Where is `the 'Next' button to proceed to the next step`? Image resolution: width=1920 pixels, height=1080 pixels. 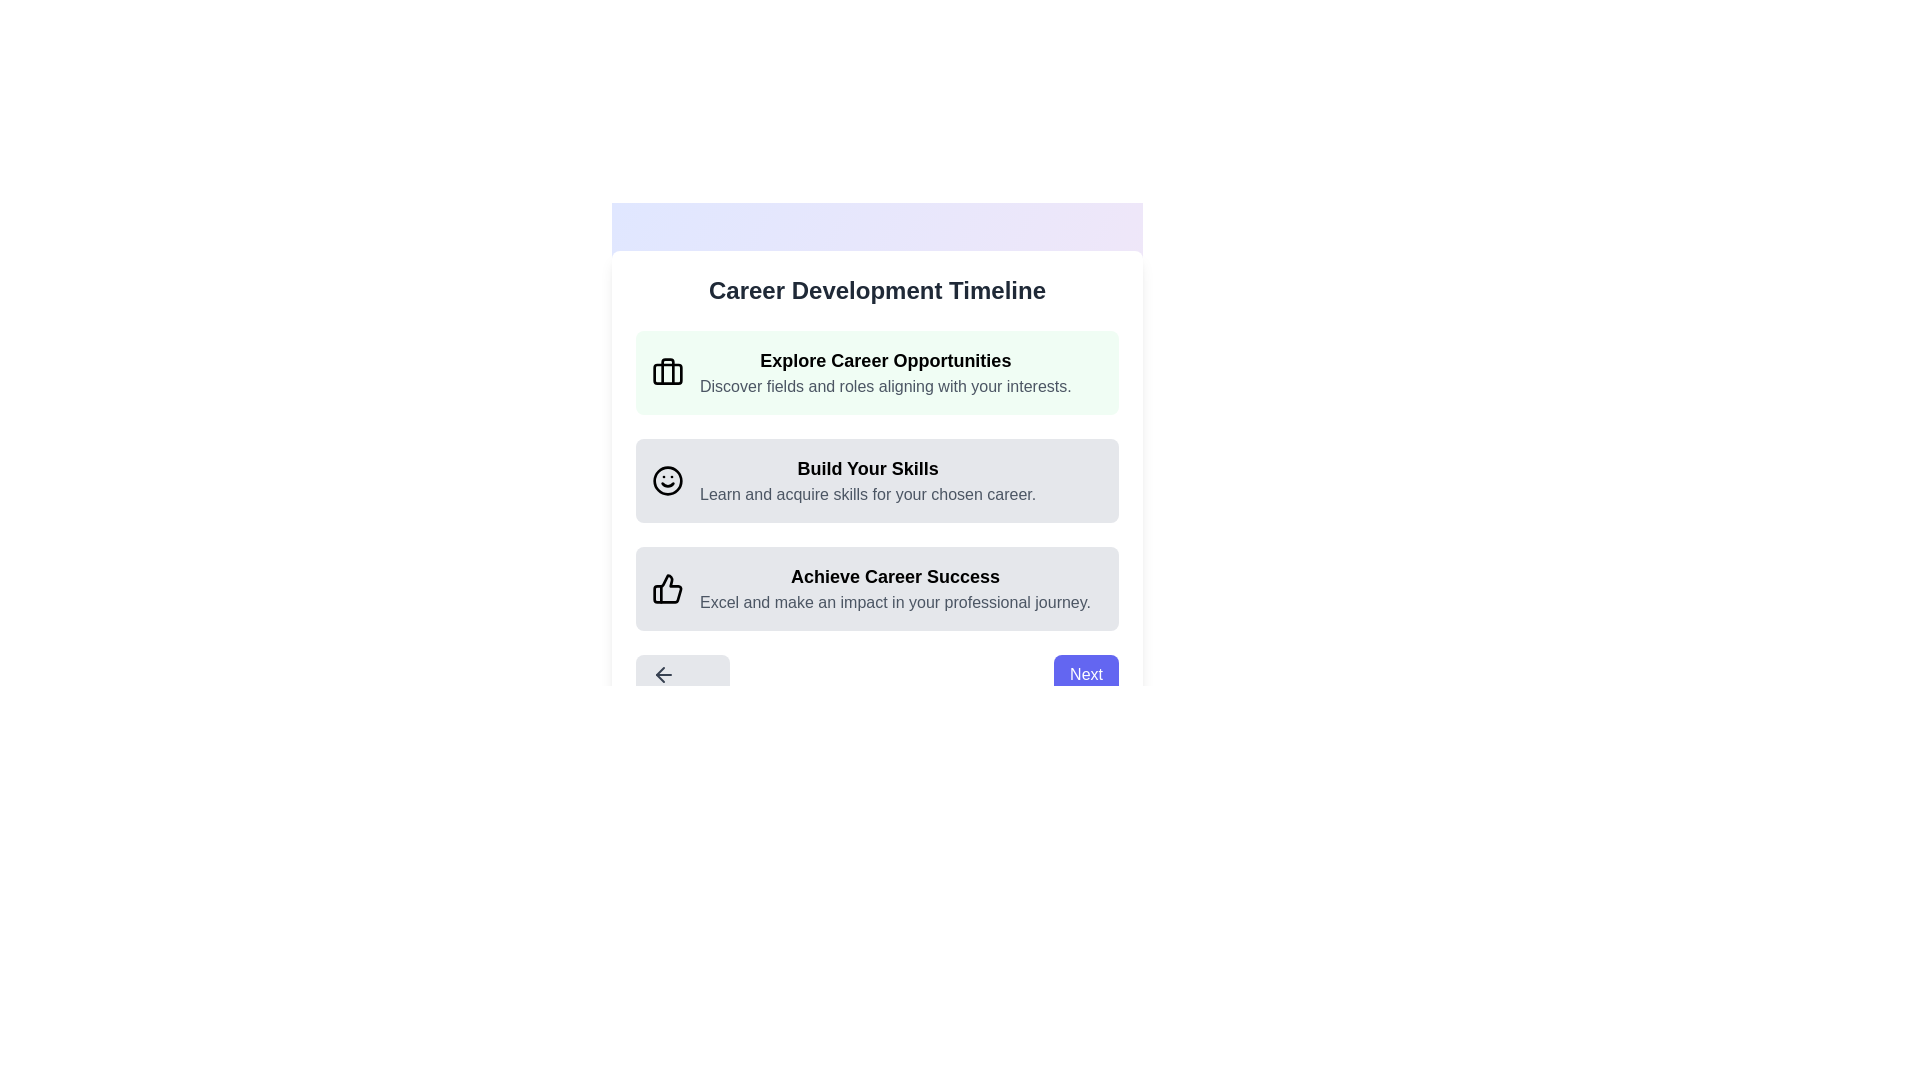
the 'Next' button to proceed to the next step is located at coordinates (1084, 685).